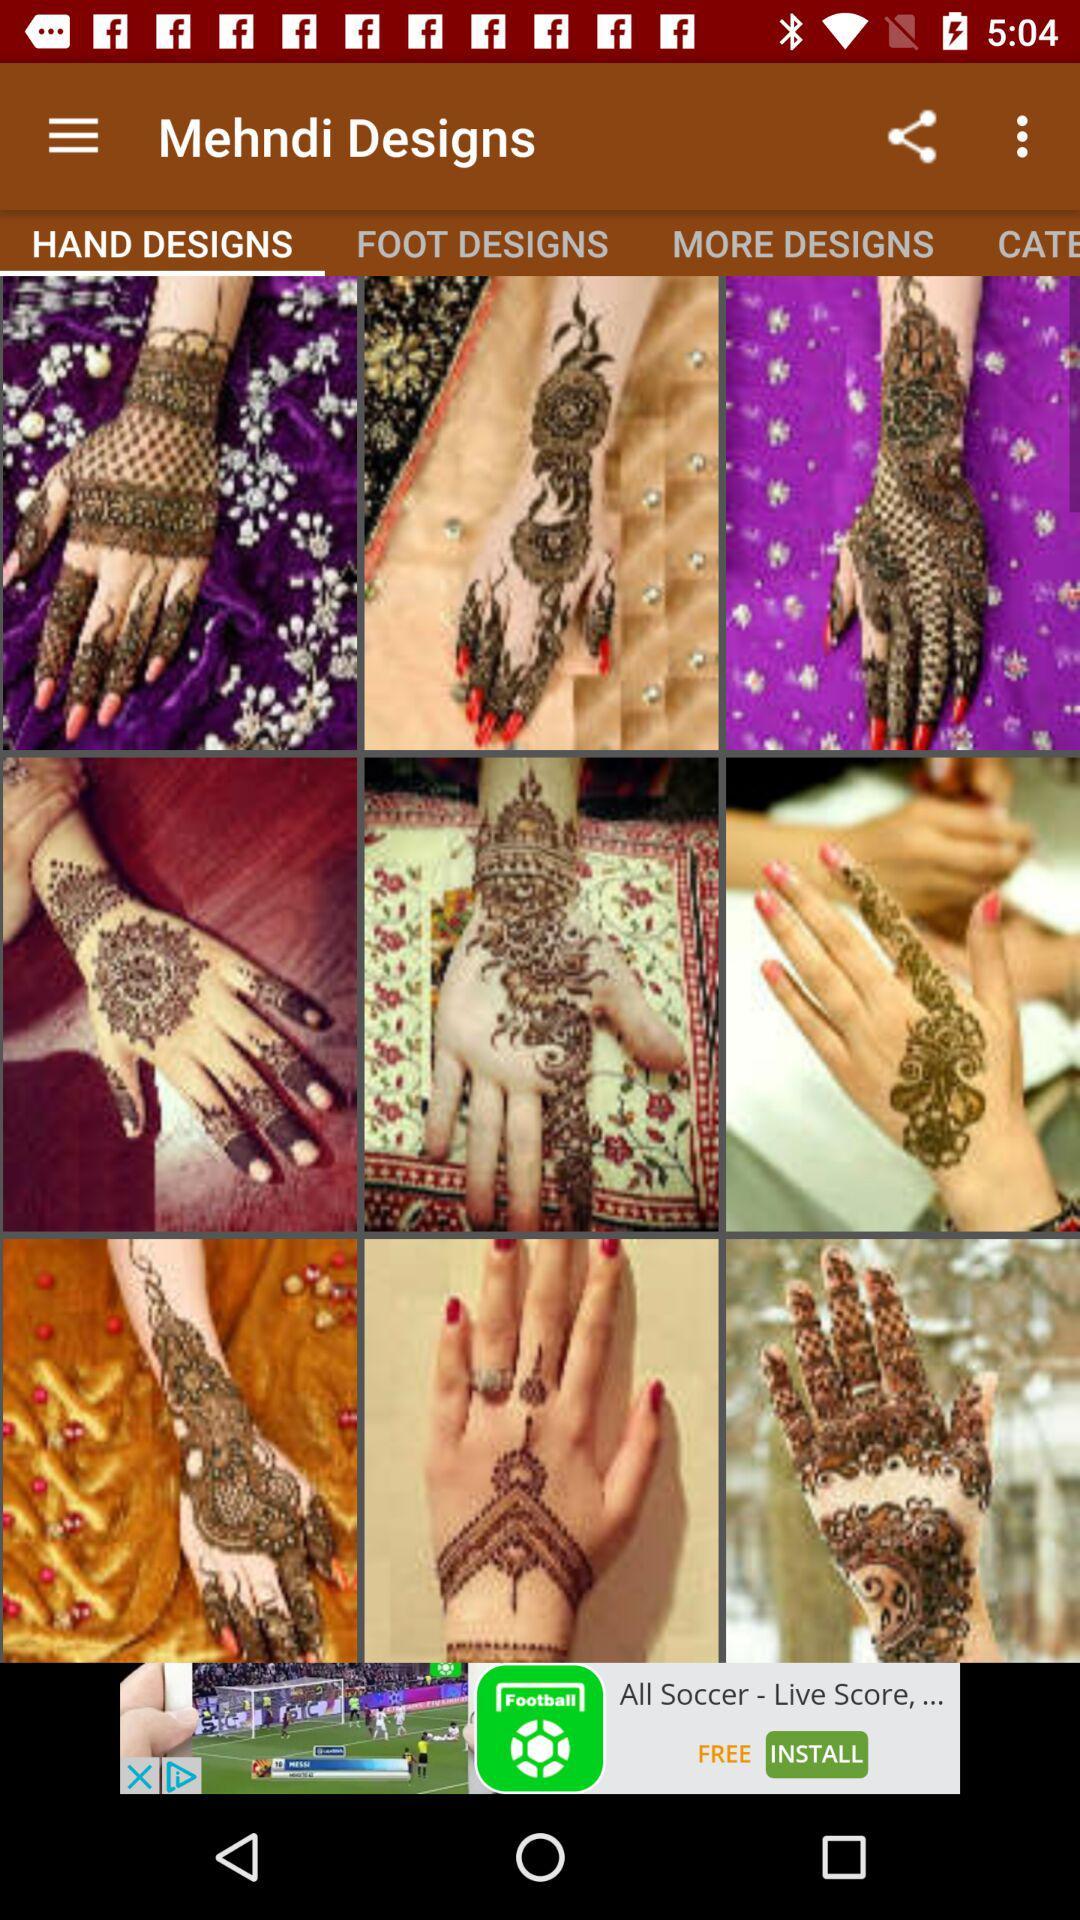  What do you see at coordinates (180, 513) in the screenshot?
I see `mehandi images icon` at bounding box center [180, 513].